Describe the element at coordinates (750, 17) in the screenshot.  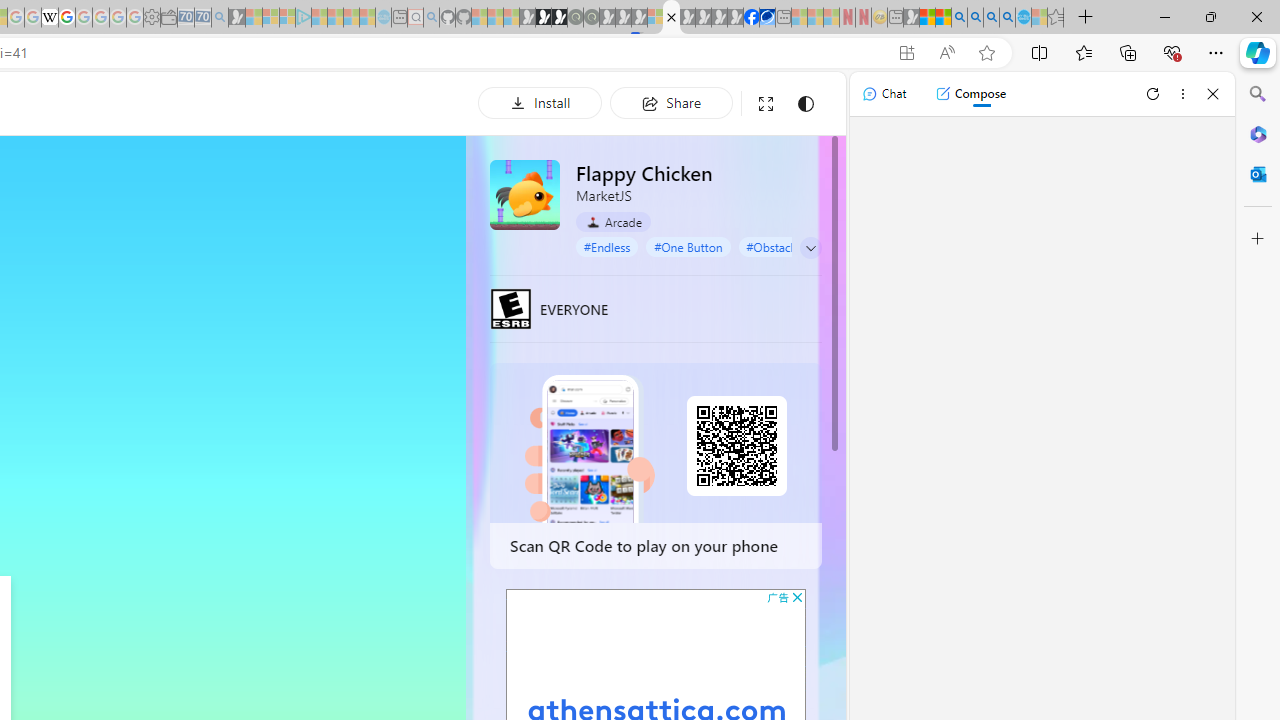
I see `'Nordace | Facebook'` at that location.